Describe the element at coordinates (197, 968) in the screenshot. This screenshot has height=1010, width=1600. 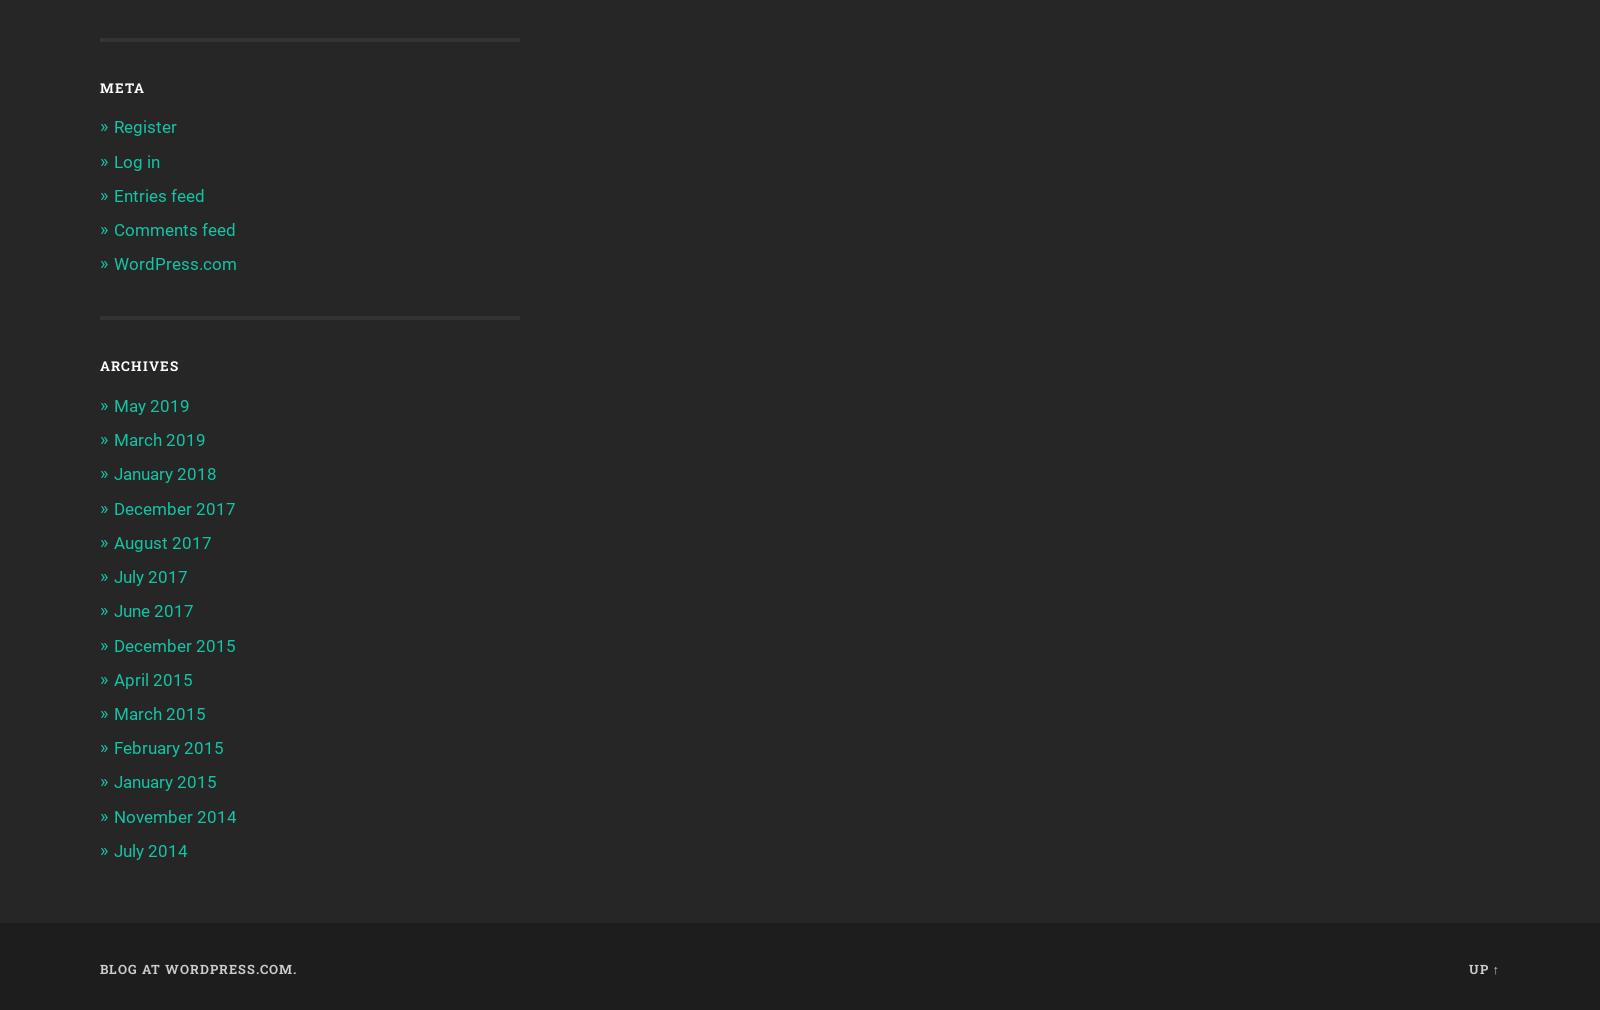
I see `'Blog at WordPress.com.'` at that location.